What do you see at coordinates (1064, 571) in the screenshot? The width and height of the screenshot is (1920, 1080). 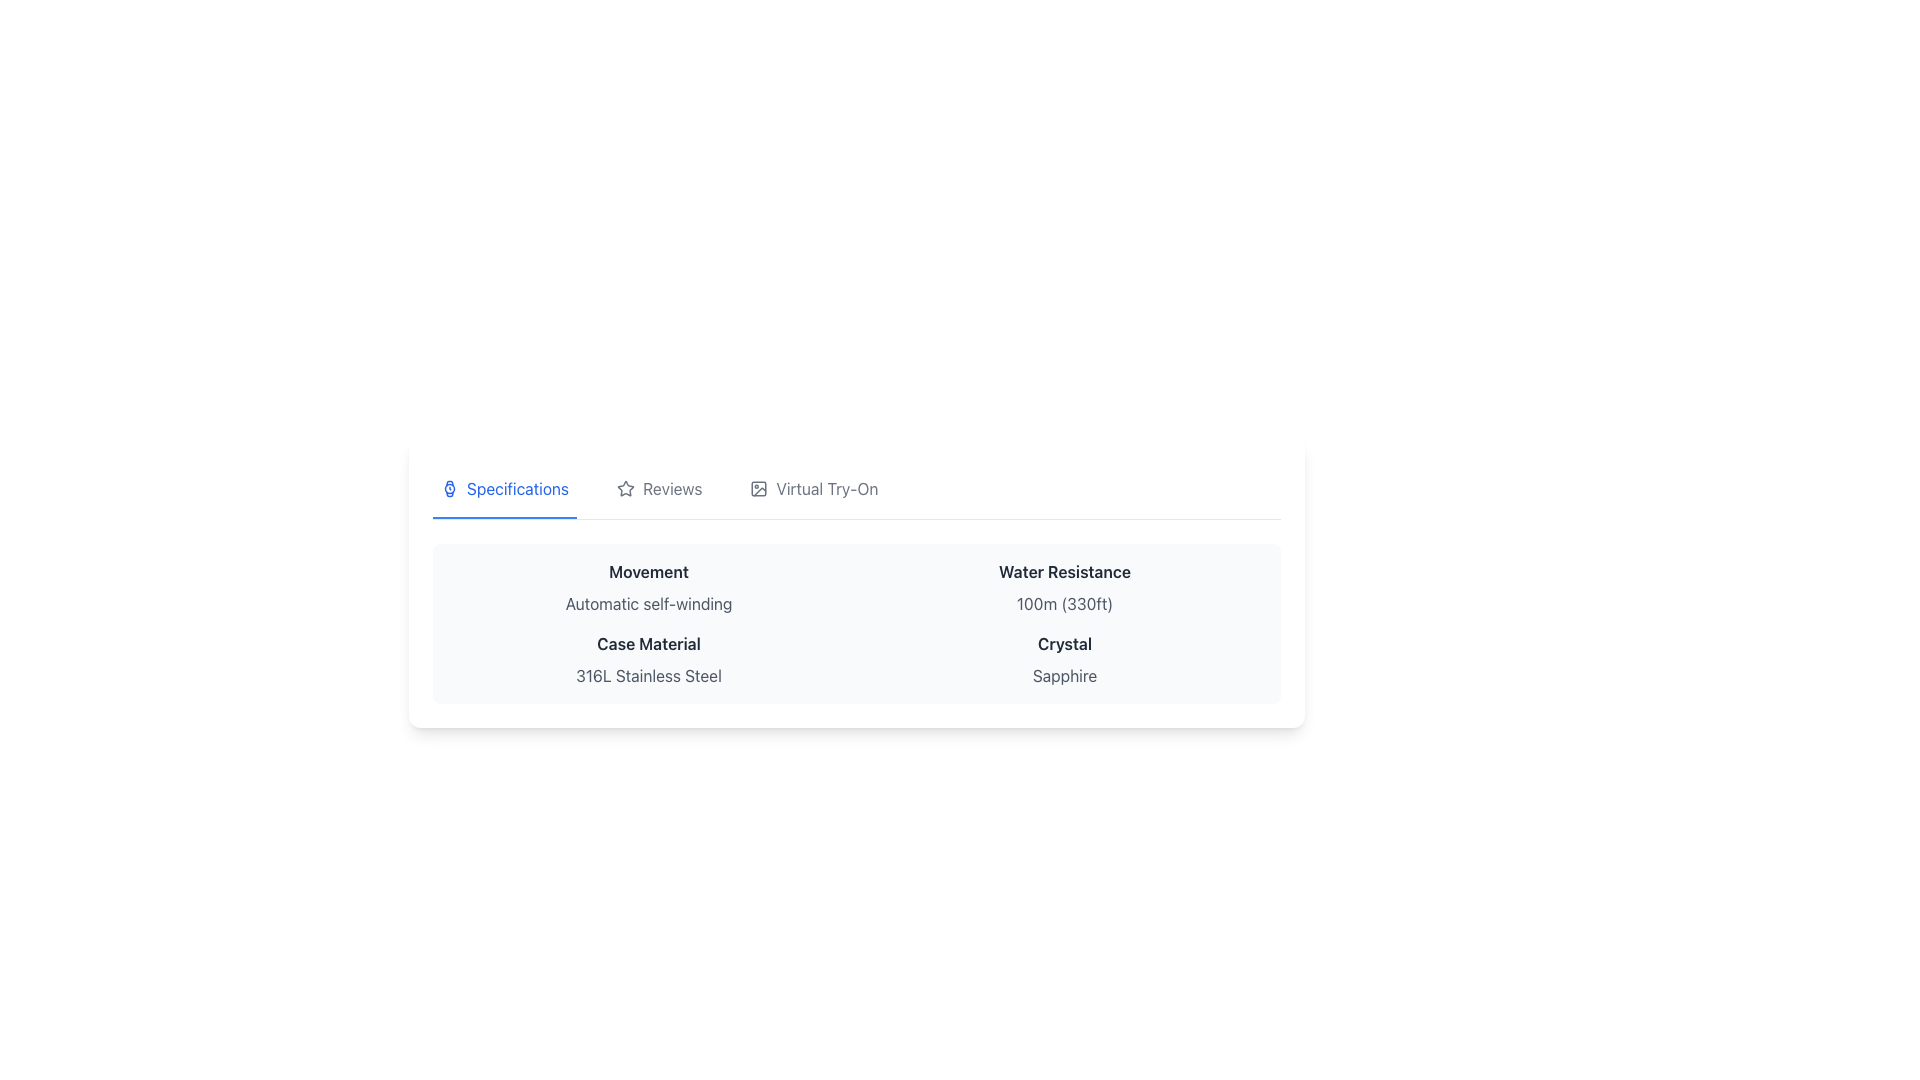 I see `the 'Water Resistance' text label, which is styled with a bold font and dark gray color, located on the right side of the middle section in the specifications table` at bounding box center [1064, 571].